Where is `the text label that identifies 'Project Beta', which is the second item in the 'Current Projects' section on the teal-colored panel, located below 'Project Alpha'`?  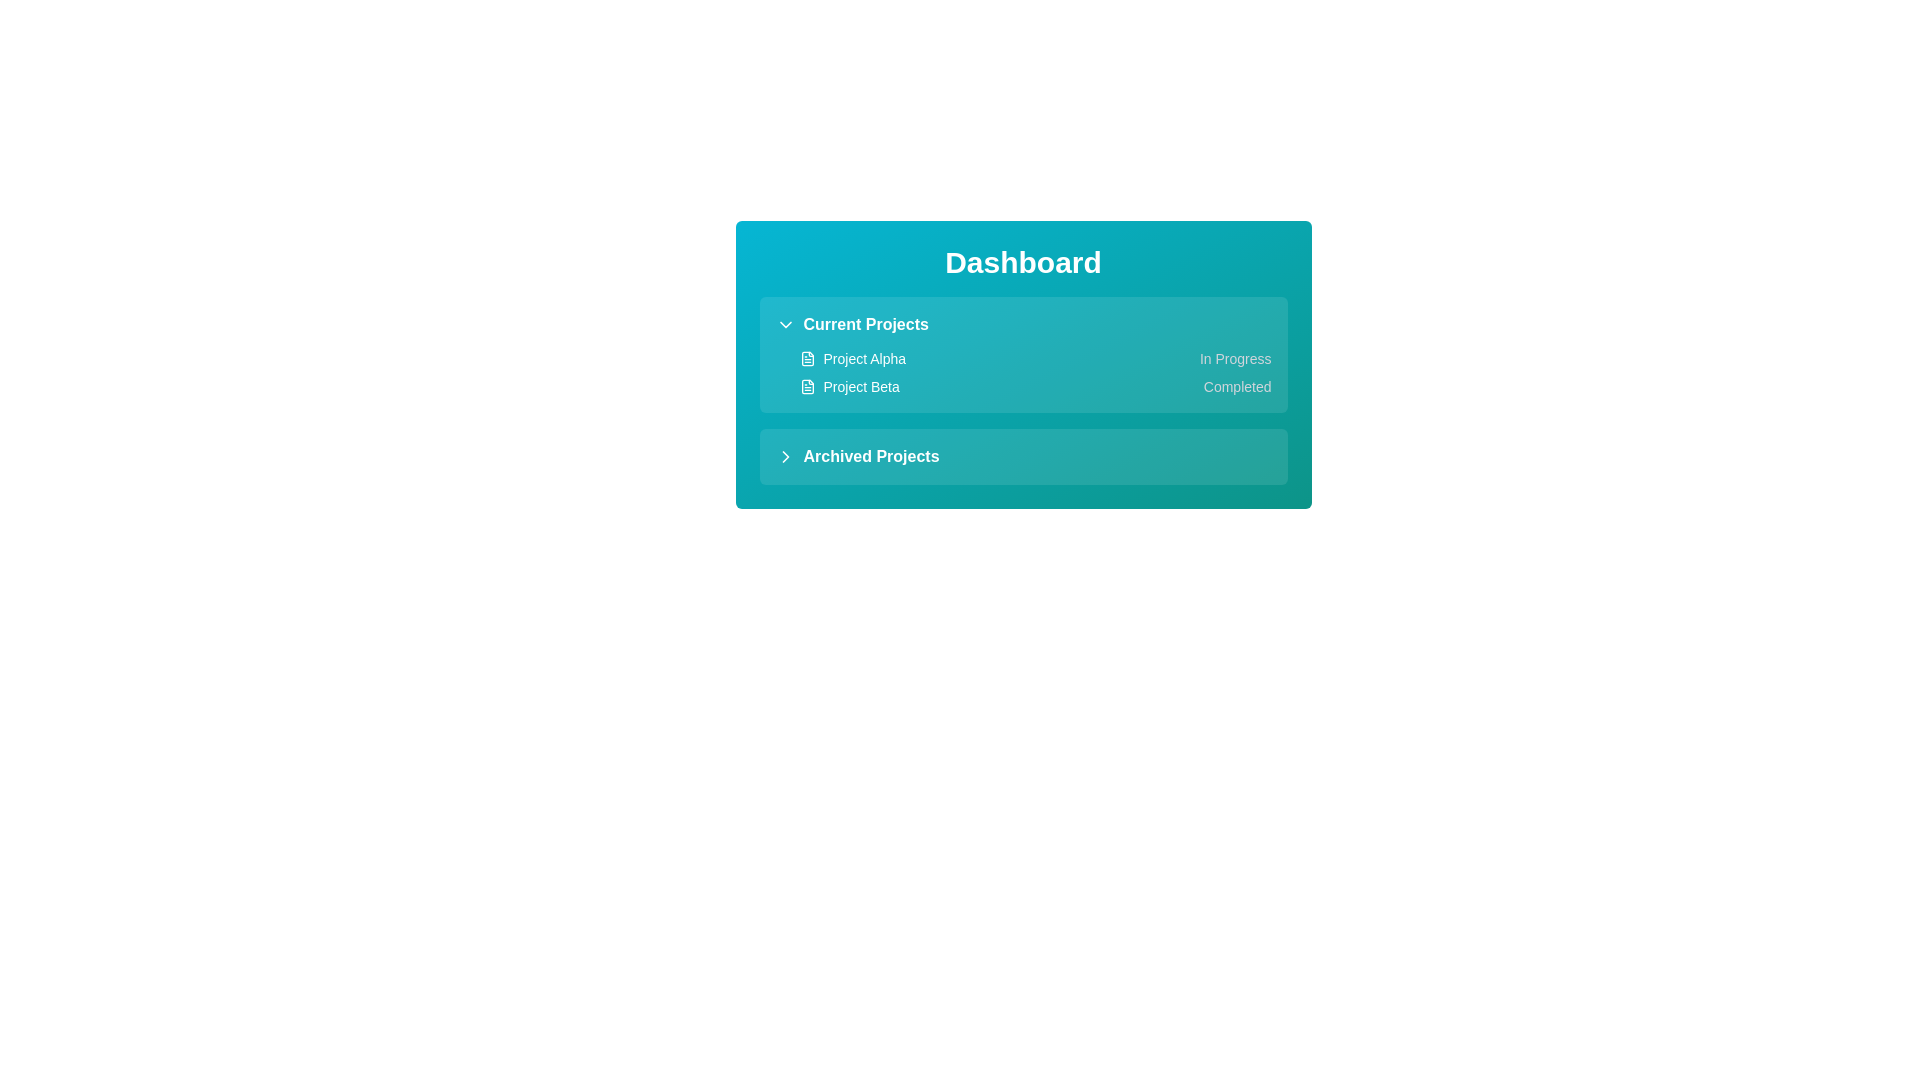
the text label that identifies 'Project Beta', which is the second item in the 'Current Projects' section on the teal-colored panel, located below 'Project Alpha' is located at coordinates (861, 386).